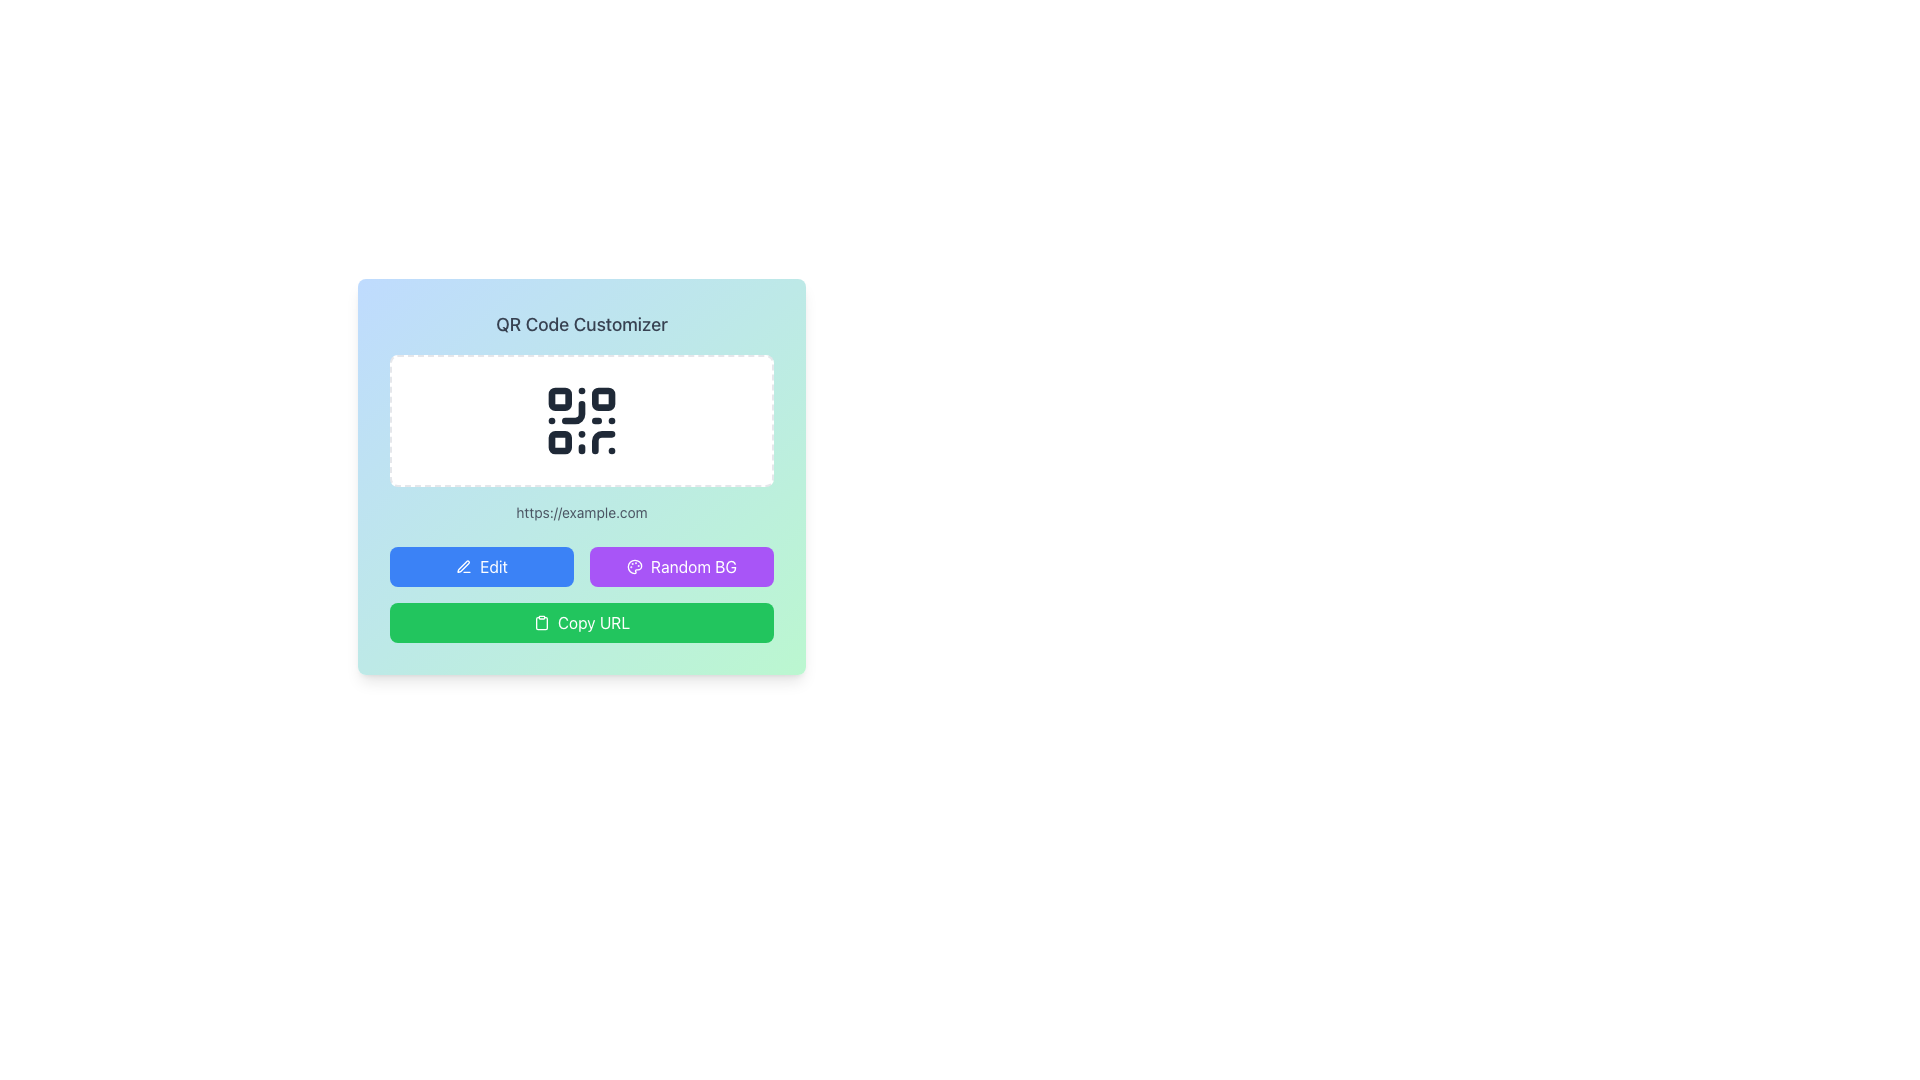  Describe the element at coordinates (633, 567) in the screenshot. I see `the painter's palette icon located on the purple 'Random BG' button, which is centered beneath the QR code display` at that location.